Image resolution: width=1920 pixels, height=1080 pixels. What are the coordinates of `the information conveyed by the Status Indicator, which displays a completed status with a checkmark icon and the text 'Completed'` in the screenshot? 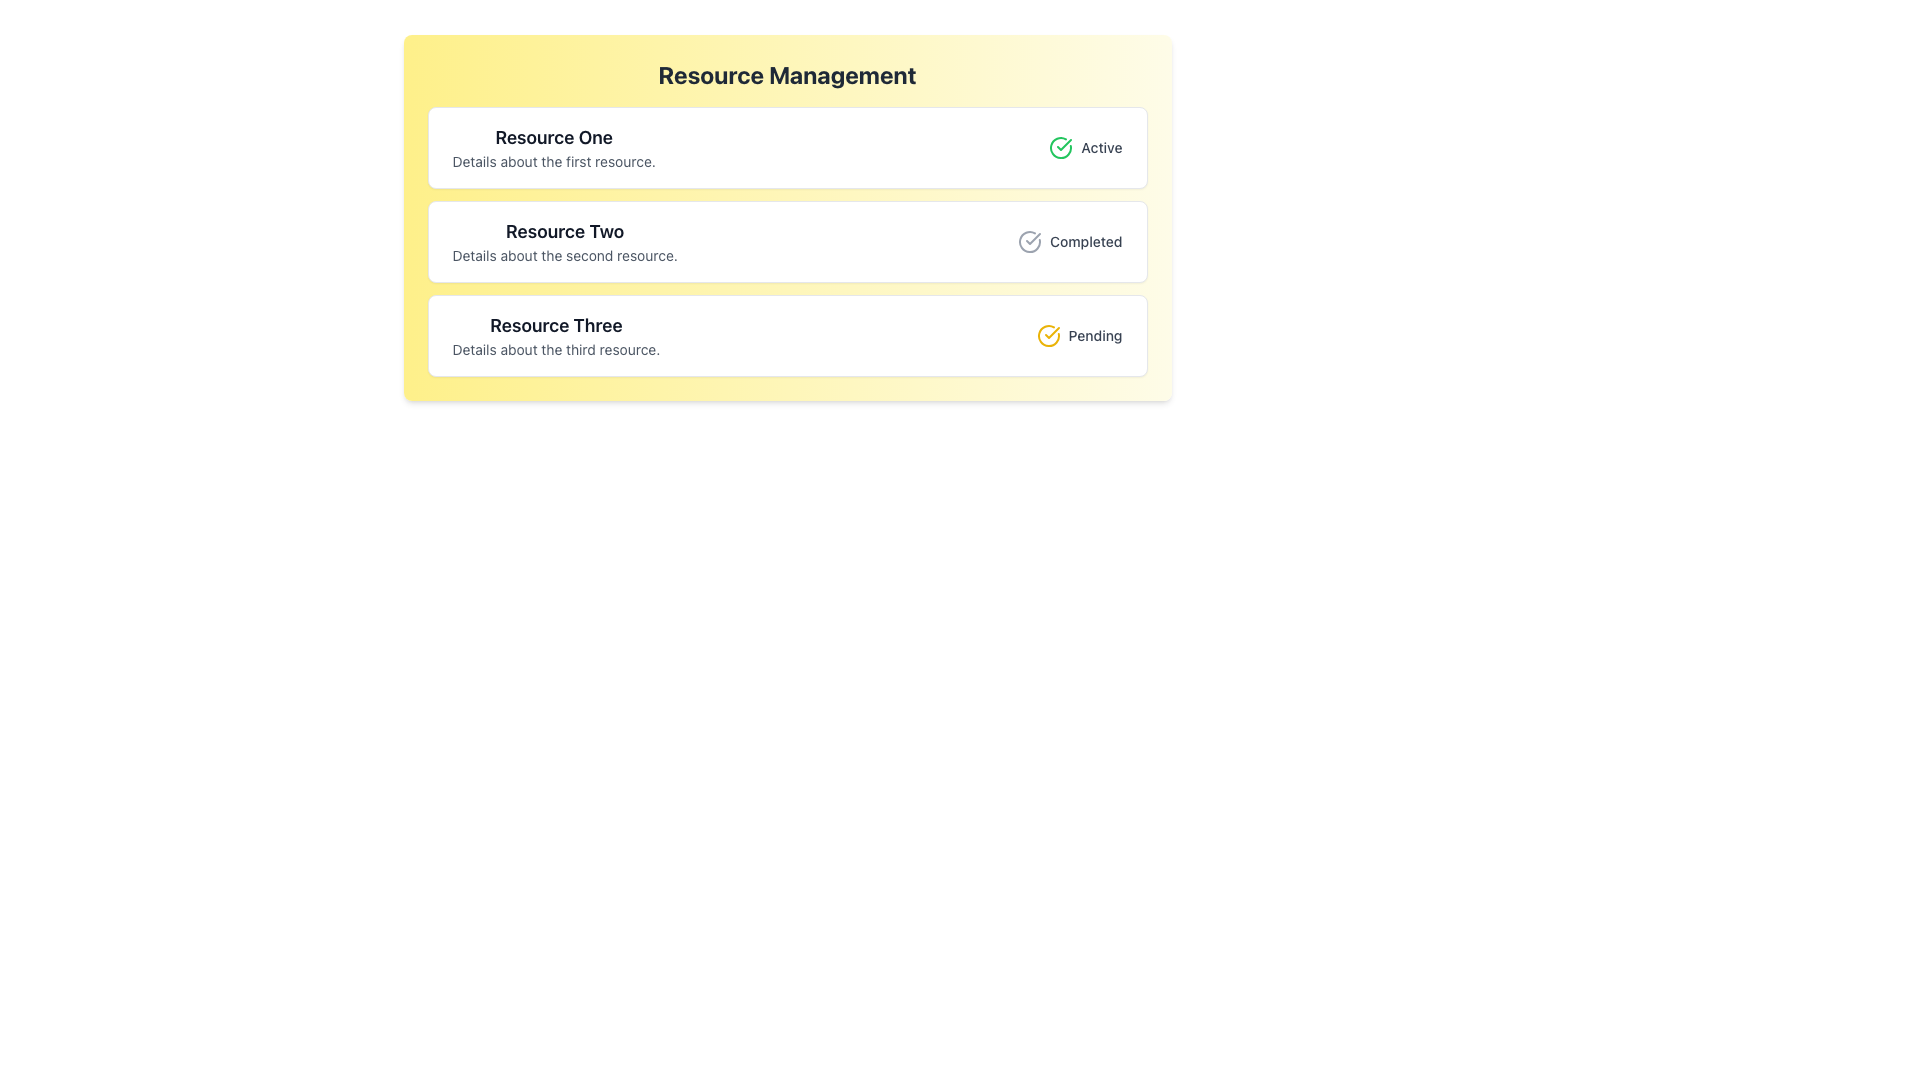 It's located at (1069, 241).